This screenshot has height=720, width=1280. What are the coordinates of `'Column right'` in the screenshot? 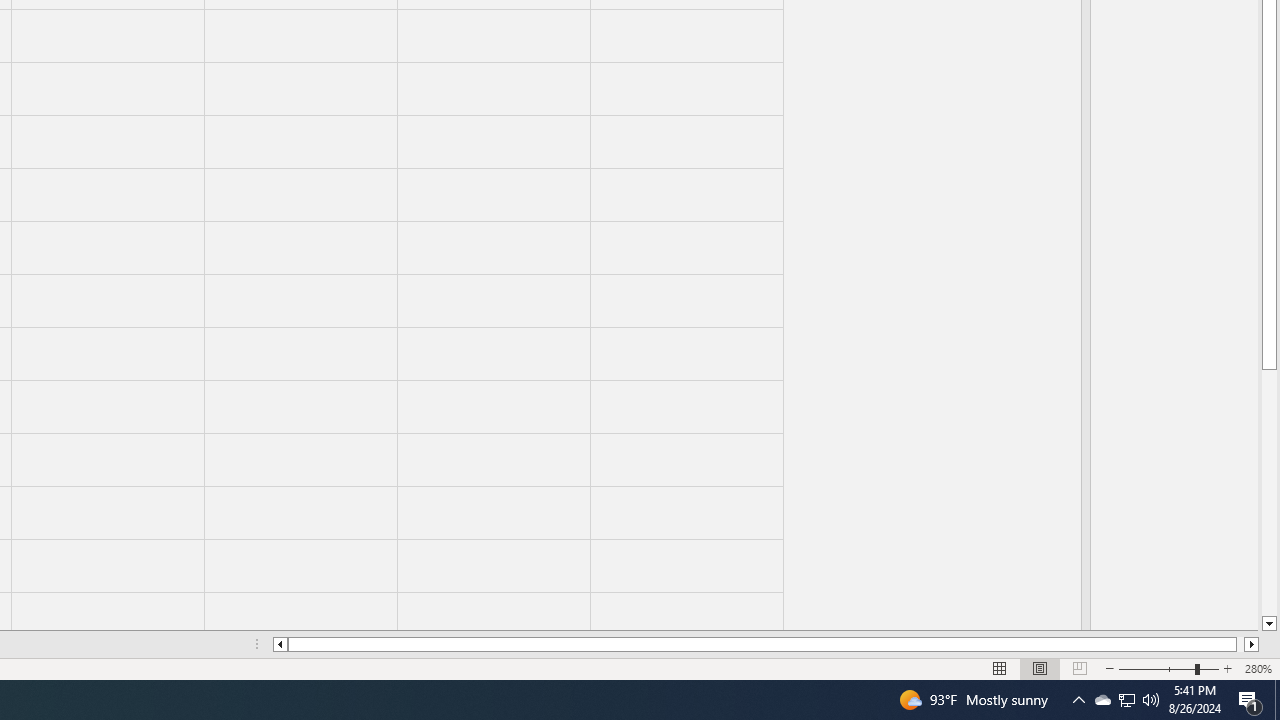 It's located at (1251, 644).